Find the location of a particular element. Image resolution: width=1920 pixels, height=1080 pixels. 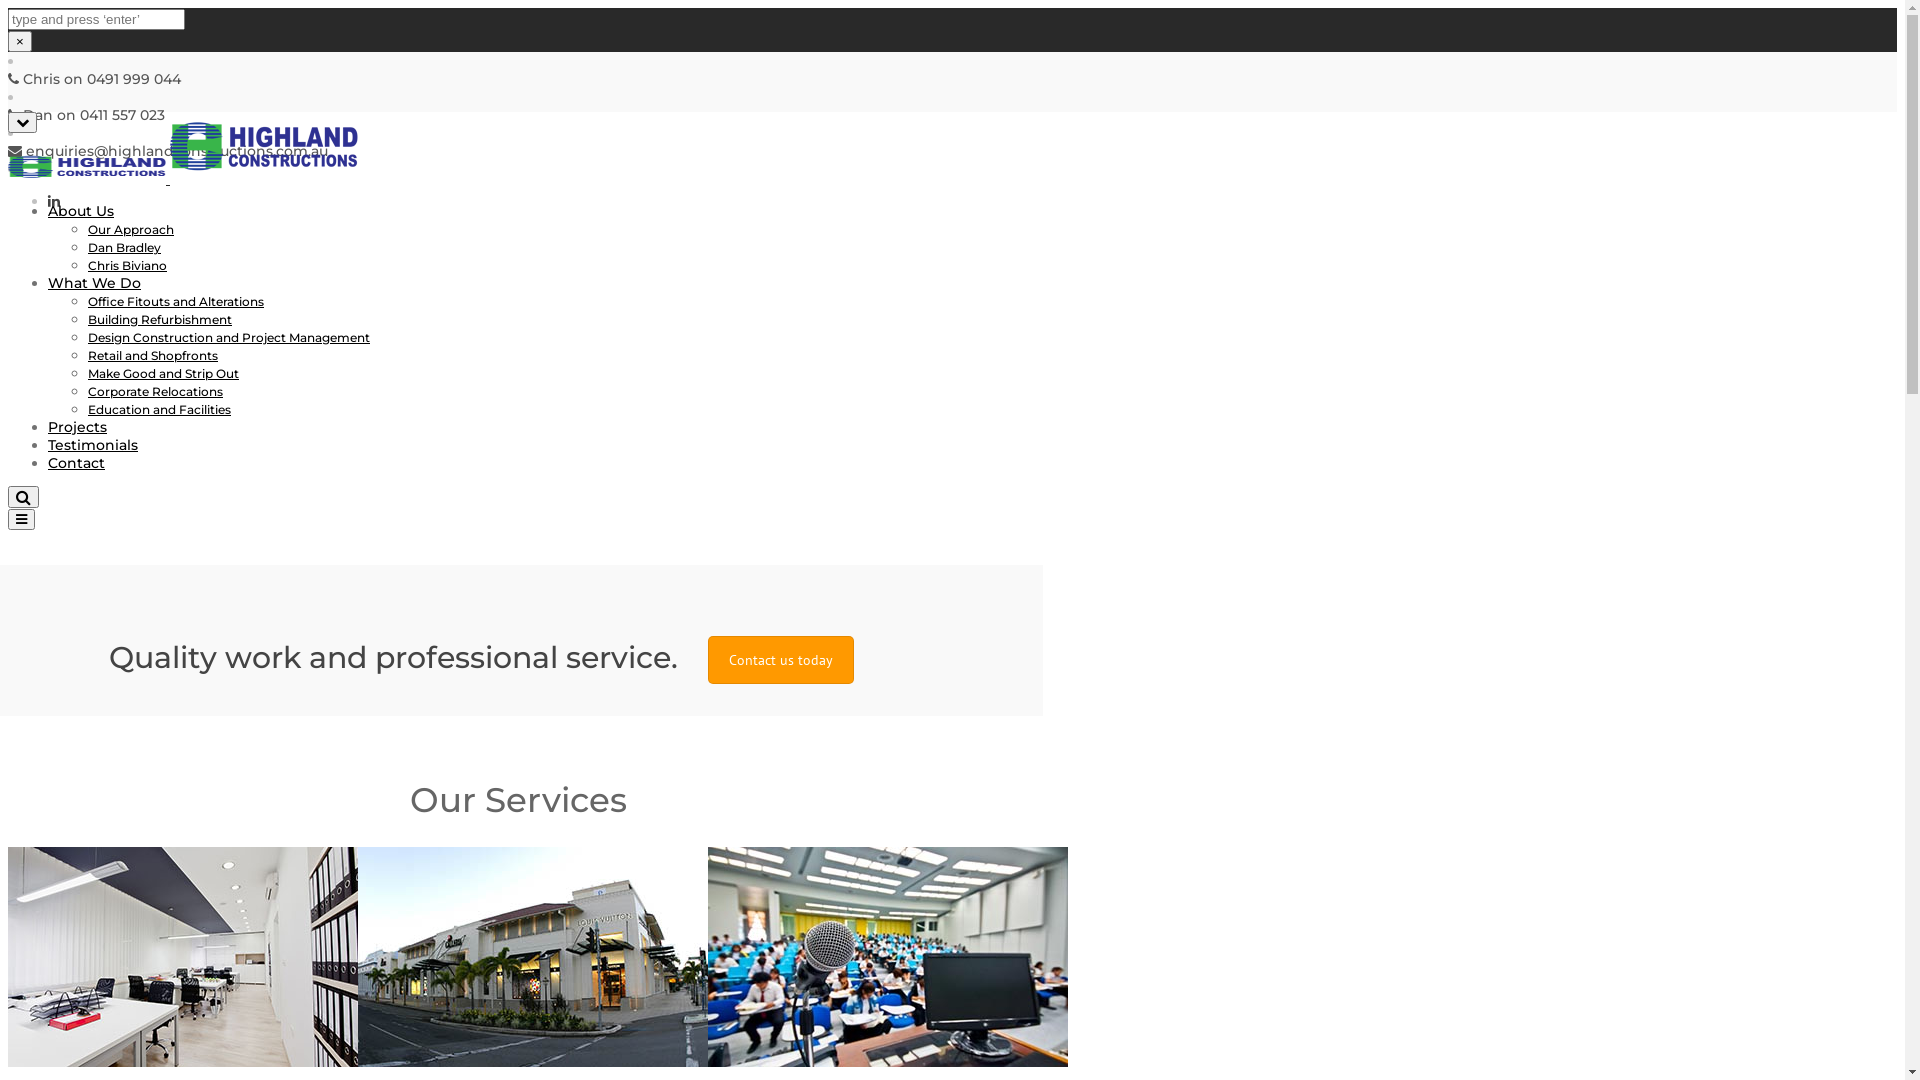

'Dan Bradley' is located at coordinates (123, 246).